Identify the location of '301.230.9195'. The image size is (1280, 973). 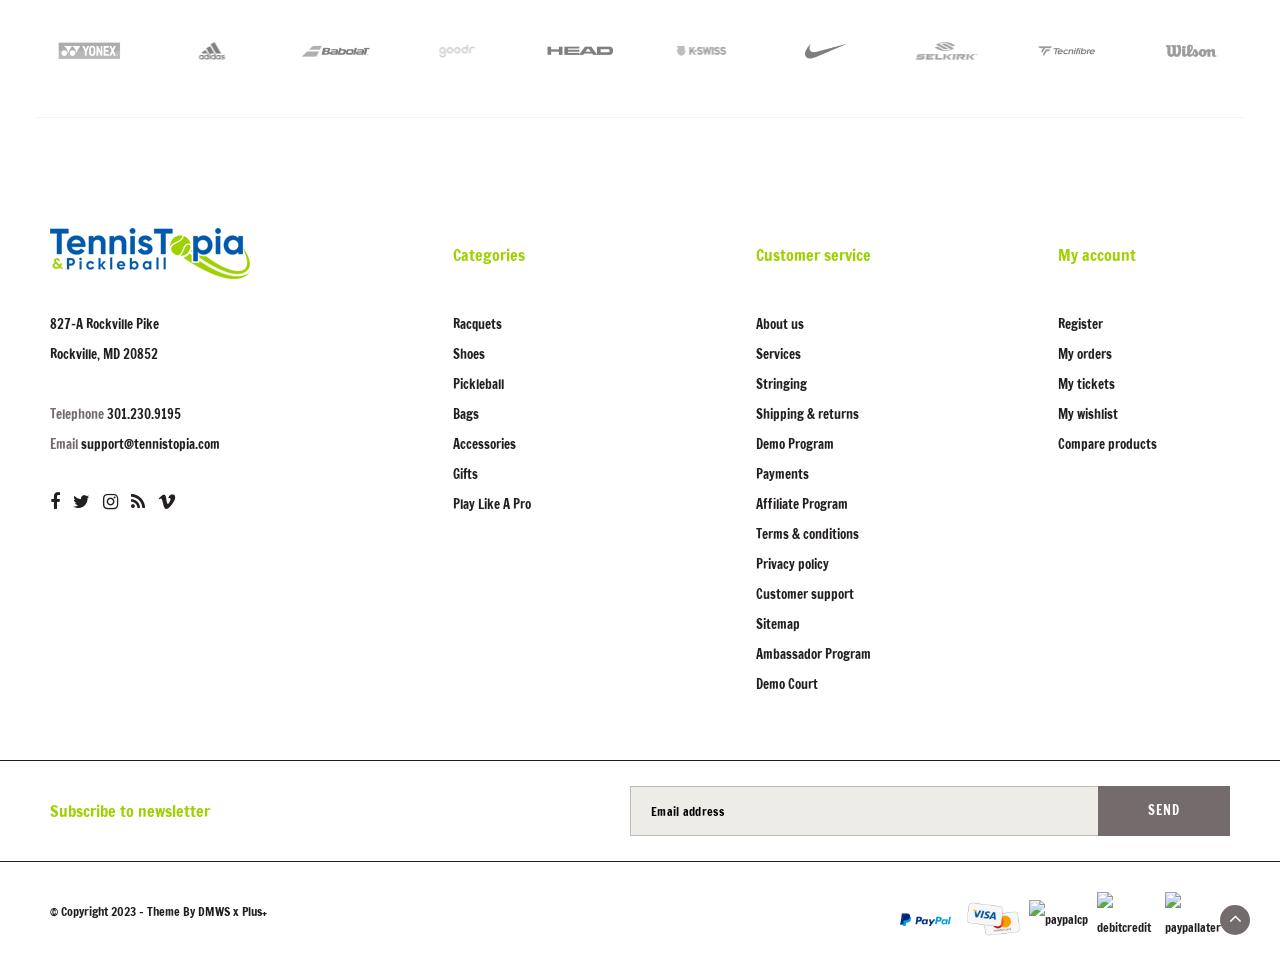
(143, 413).